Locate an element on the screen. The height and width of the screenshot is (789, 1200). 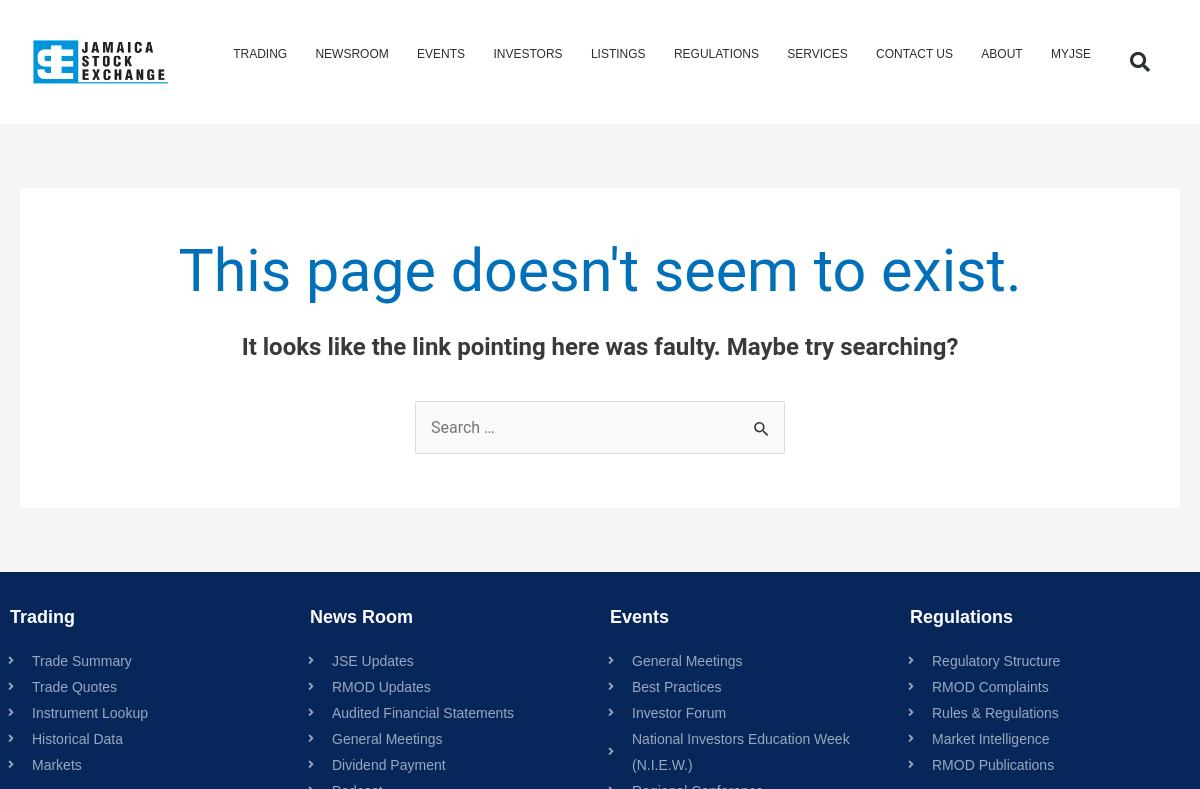
'Market Intelligence' is located at coordinates (990, 738).